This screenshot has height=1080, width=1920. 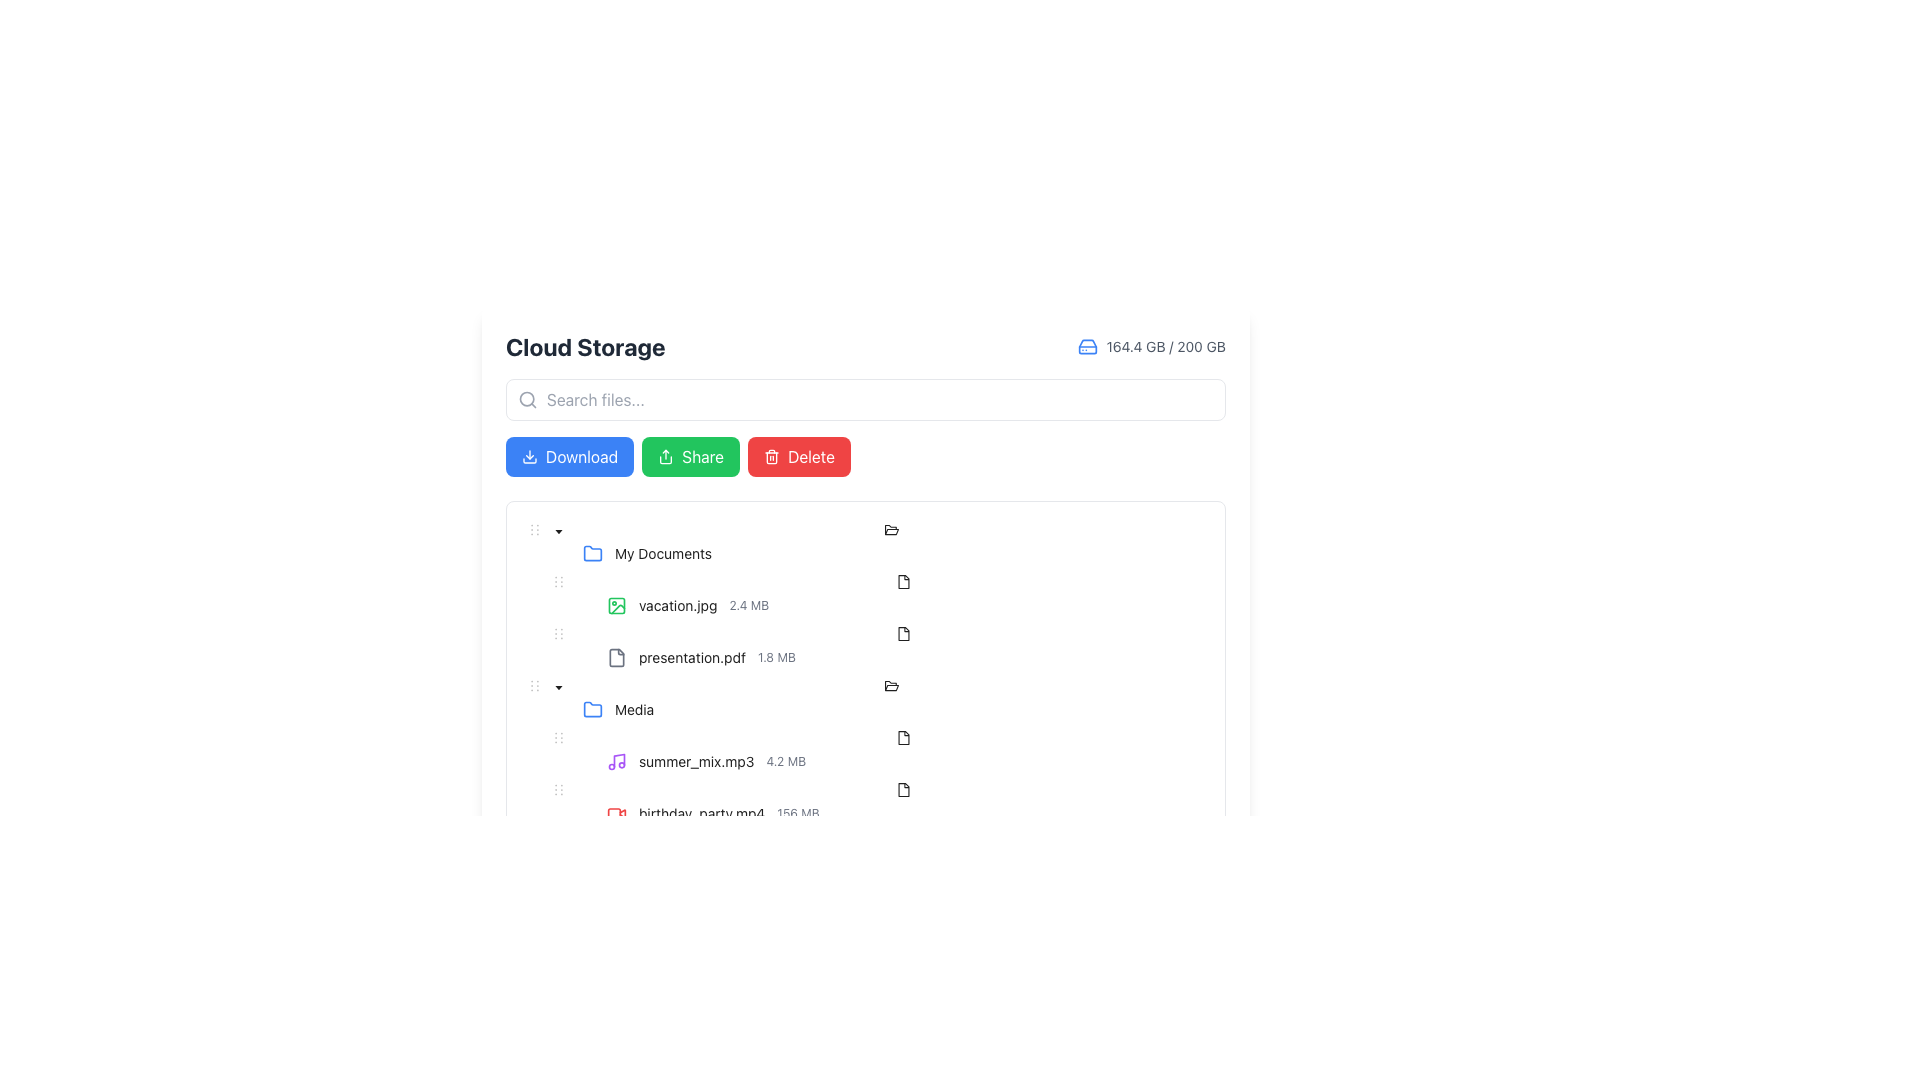 I want to click on the last file entry in the 'Media' folder within the file management system, so click(x=902, y=813).